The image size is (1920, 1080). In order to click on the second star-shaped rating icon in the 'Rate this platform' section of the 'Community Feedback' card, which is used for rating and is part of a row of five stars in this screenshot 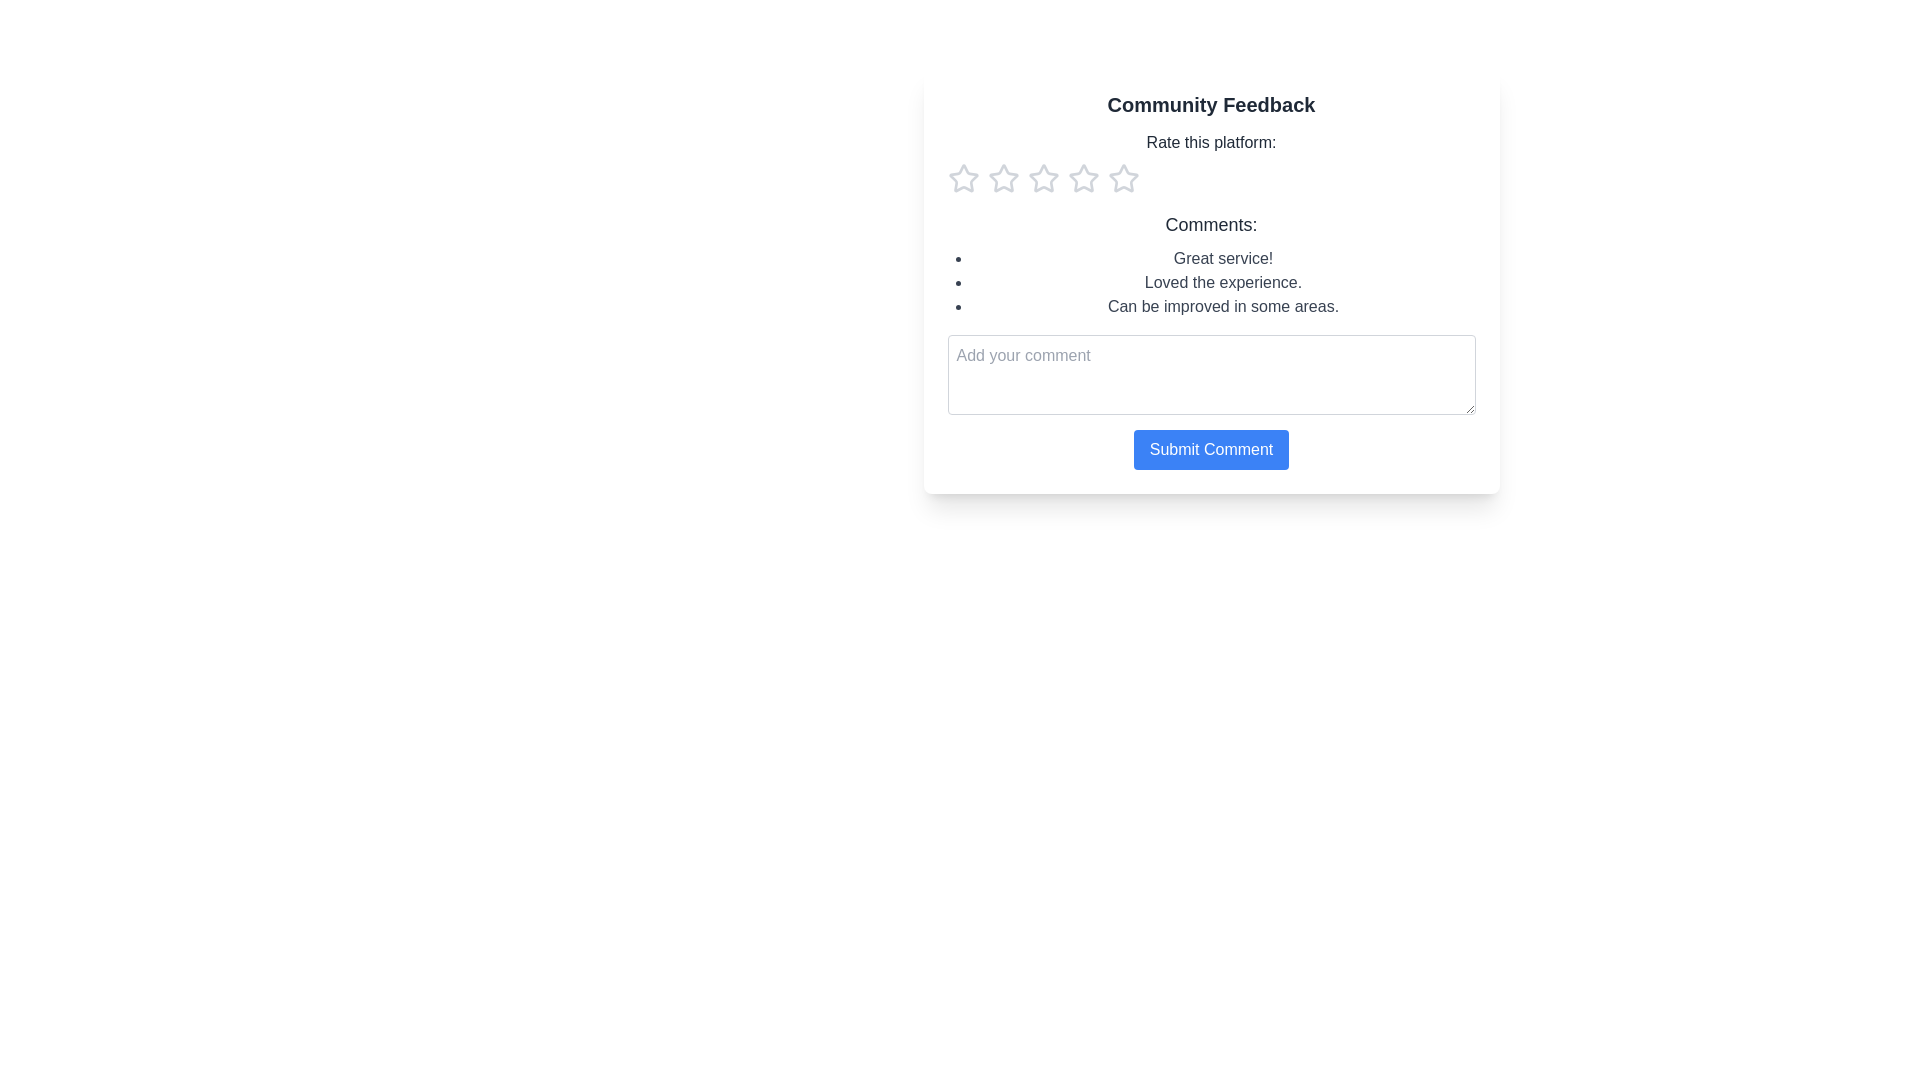, I will do `click(1042, 177)`.